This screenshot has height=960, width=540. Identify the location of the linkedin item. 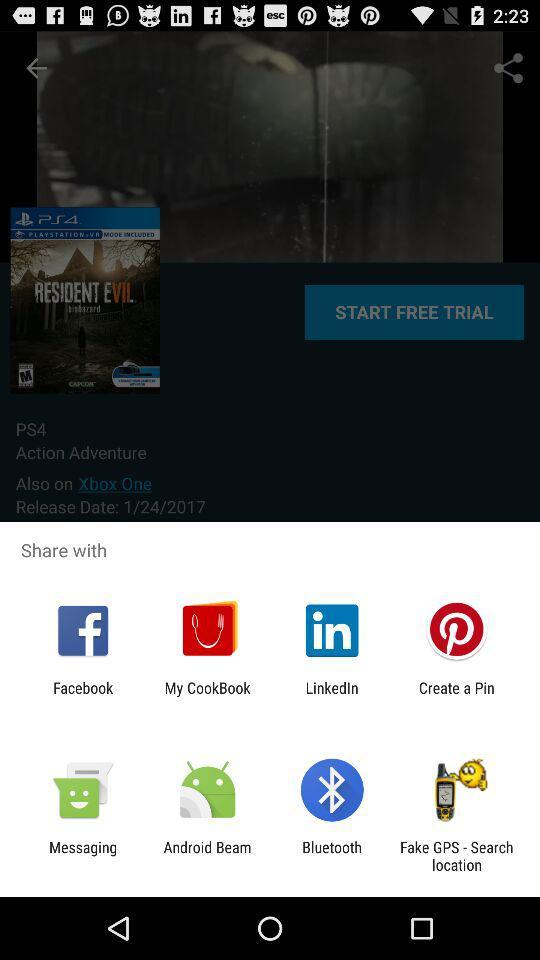
(332, 696).